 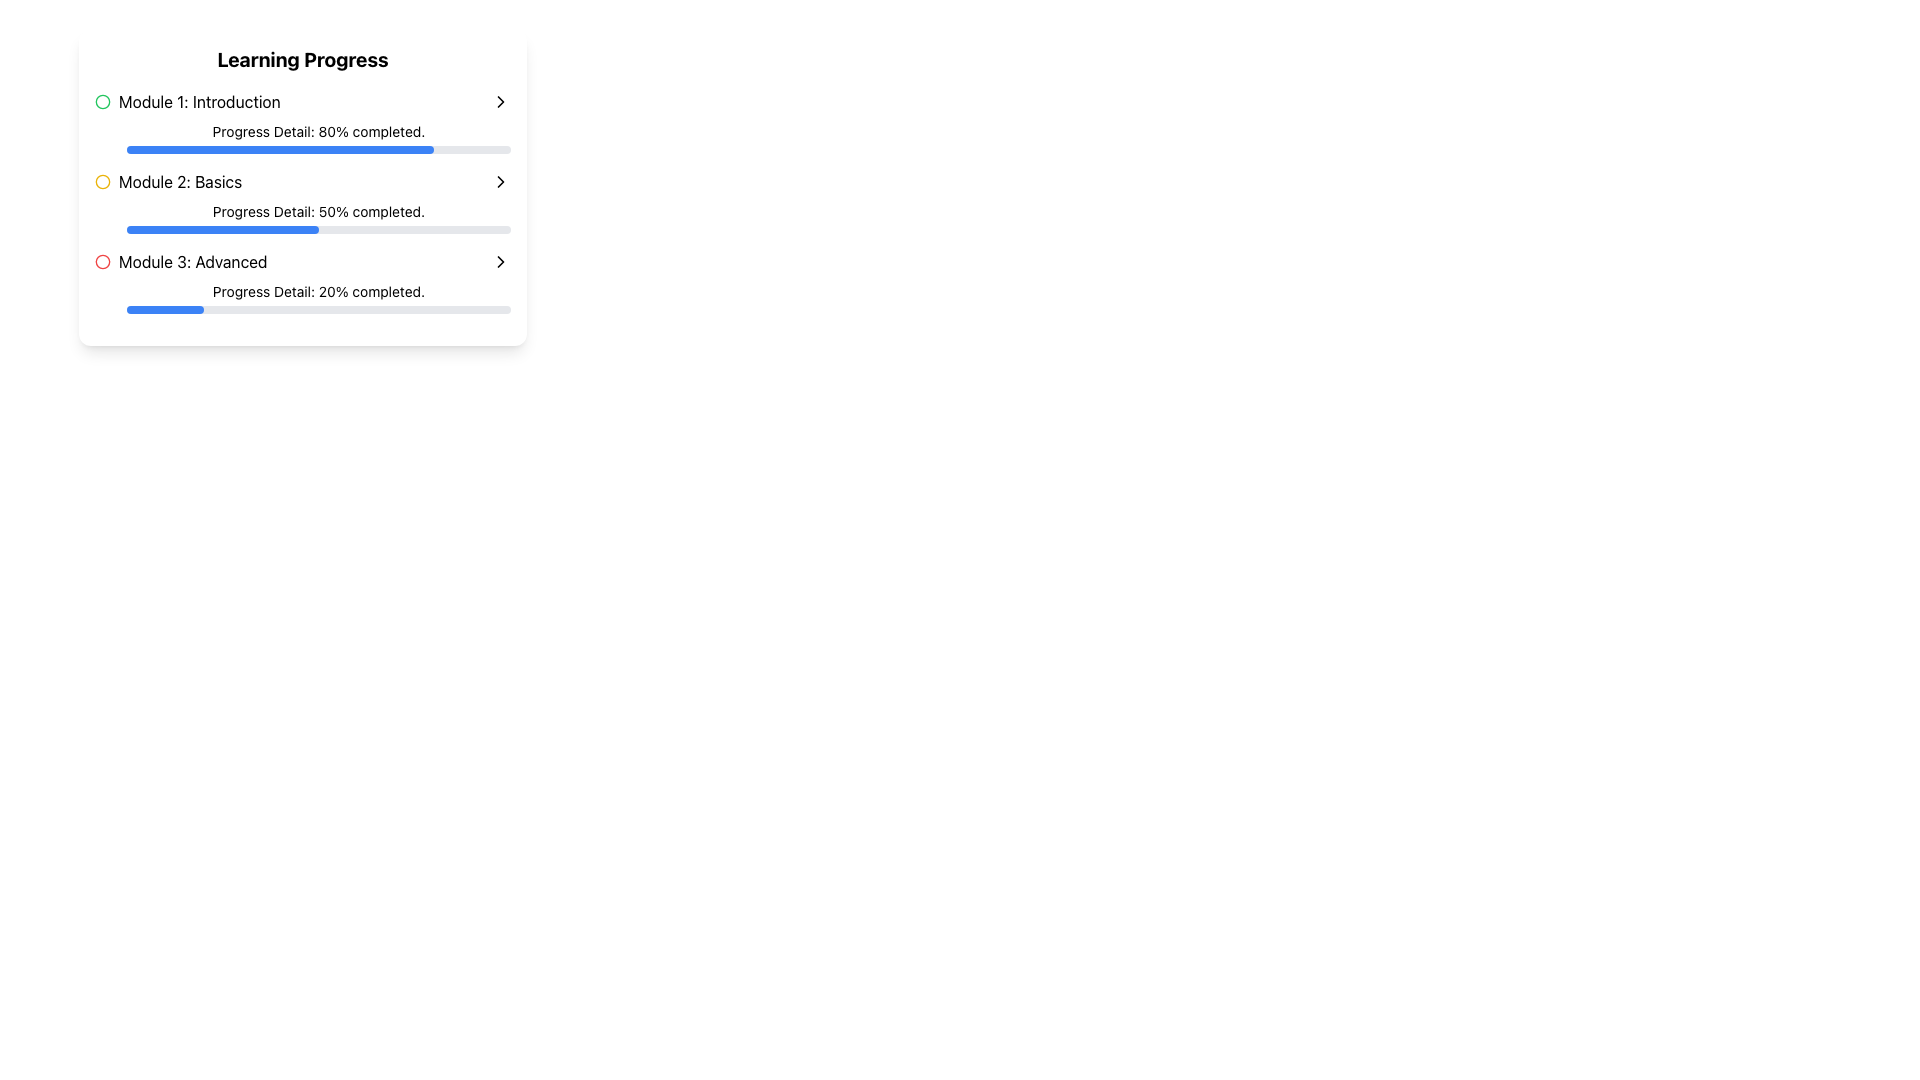 What do you see at coordinates (301, 137) in the screenshot?
I see `the visual progress bar of the Progress Indicator with Text located under the 'Module 1: Introduction' title` at bounding box center [301, 137].